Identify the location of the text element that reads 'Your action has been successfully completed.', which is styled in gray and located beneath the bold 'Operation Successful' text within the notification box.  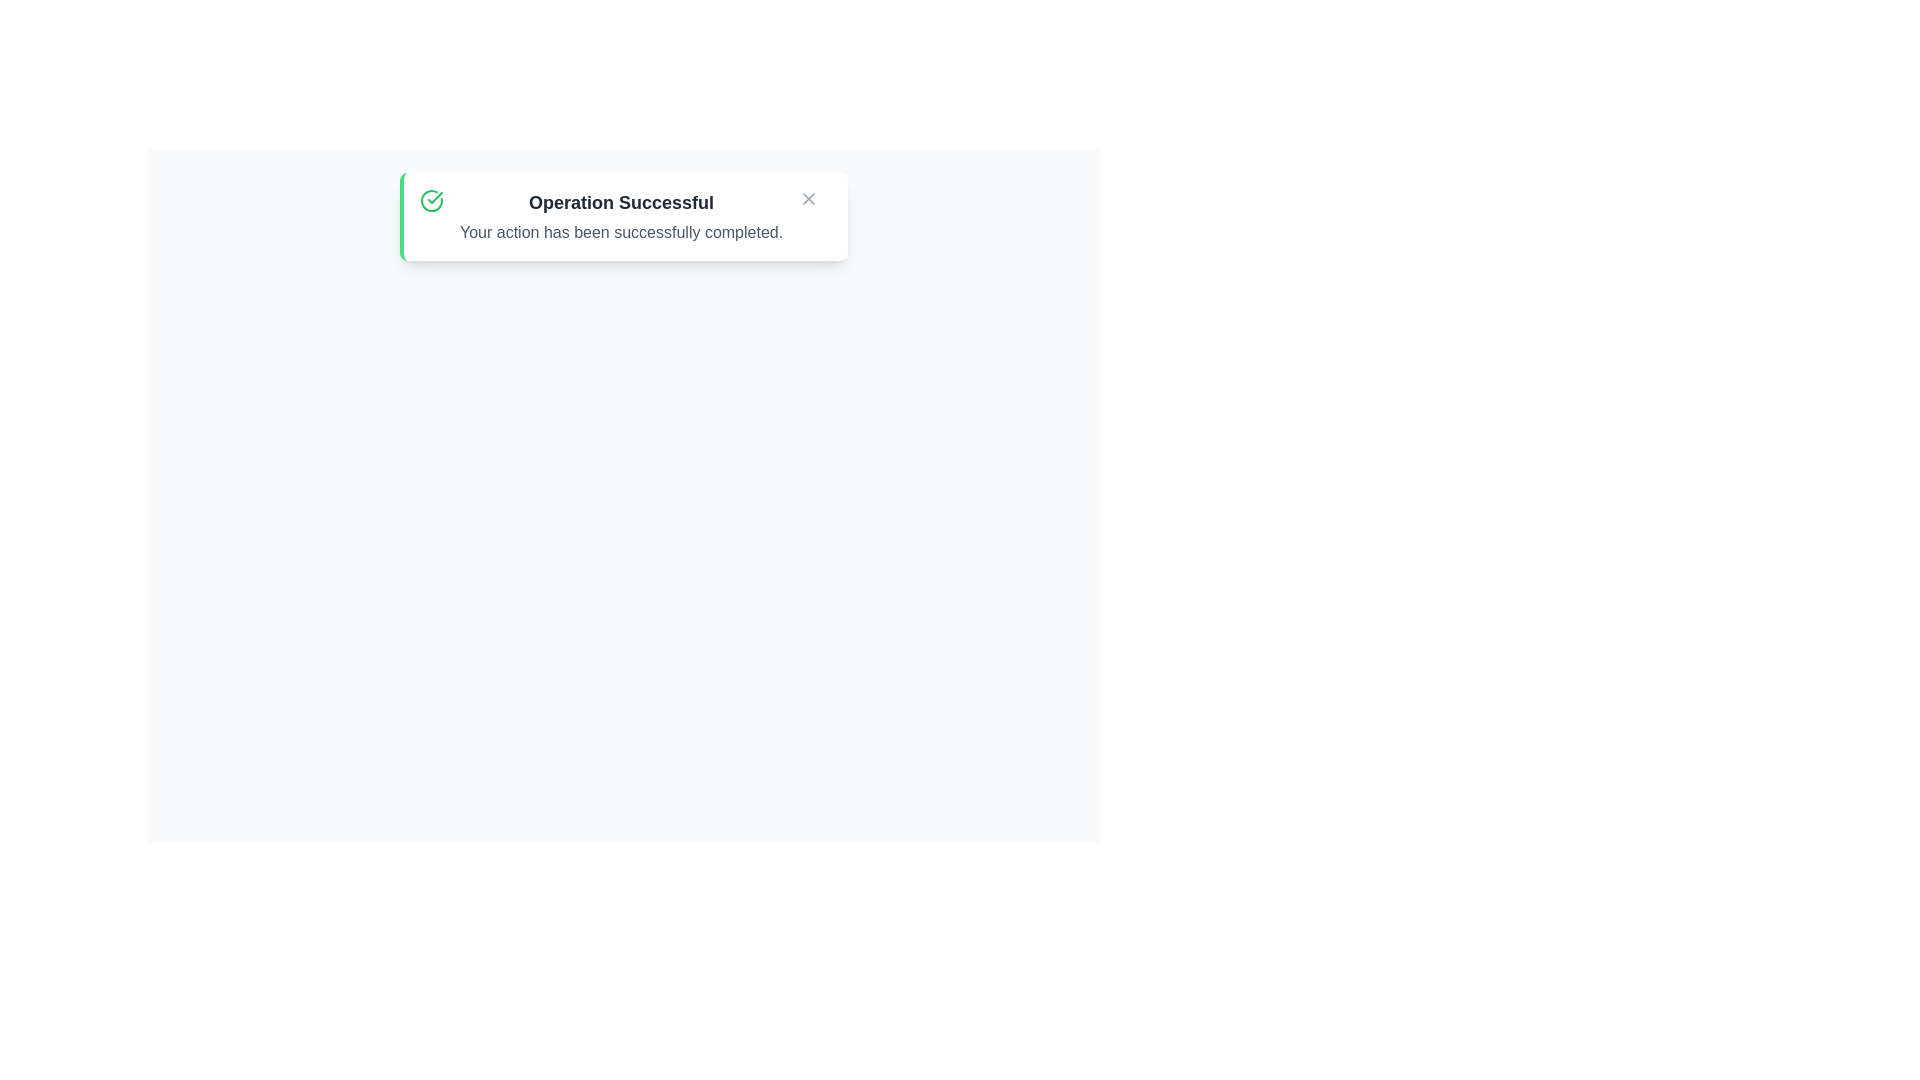
(620, 231).